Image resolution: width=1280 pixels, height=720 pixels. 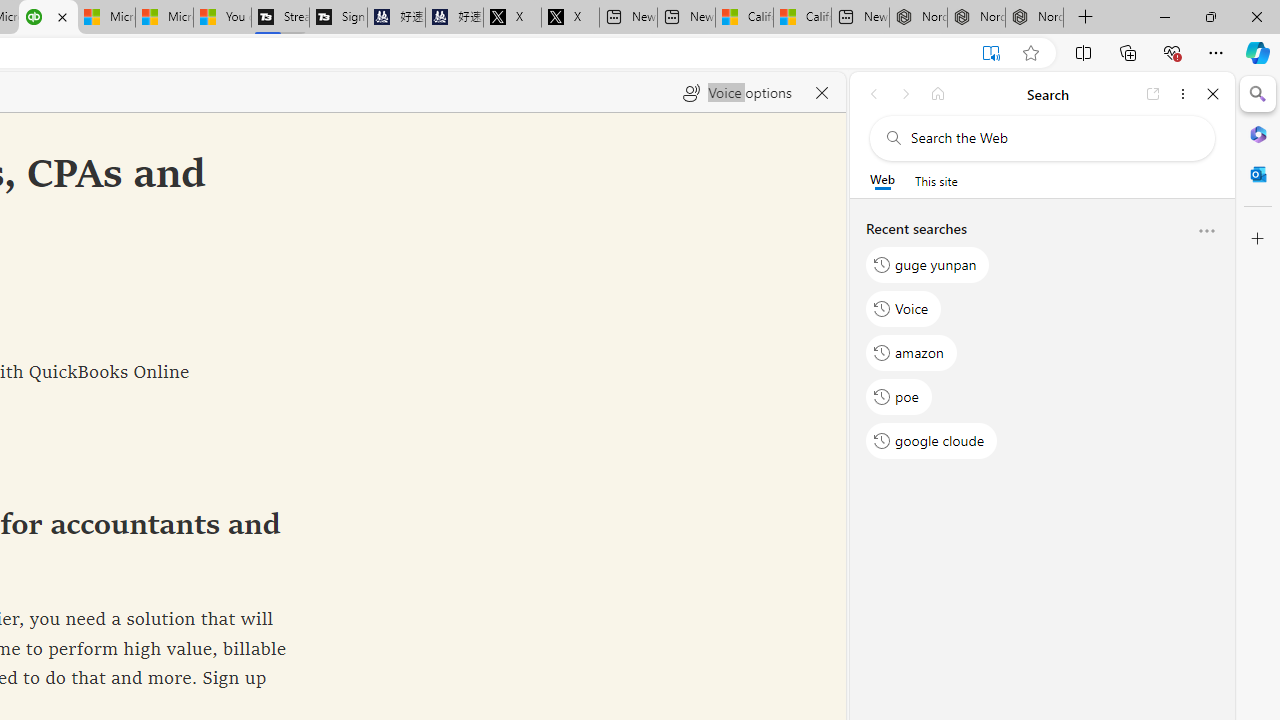 What do you see at coordinates (898, 396) in the screenshot?
I see `'poe'` at bounding box center [898, 396].